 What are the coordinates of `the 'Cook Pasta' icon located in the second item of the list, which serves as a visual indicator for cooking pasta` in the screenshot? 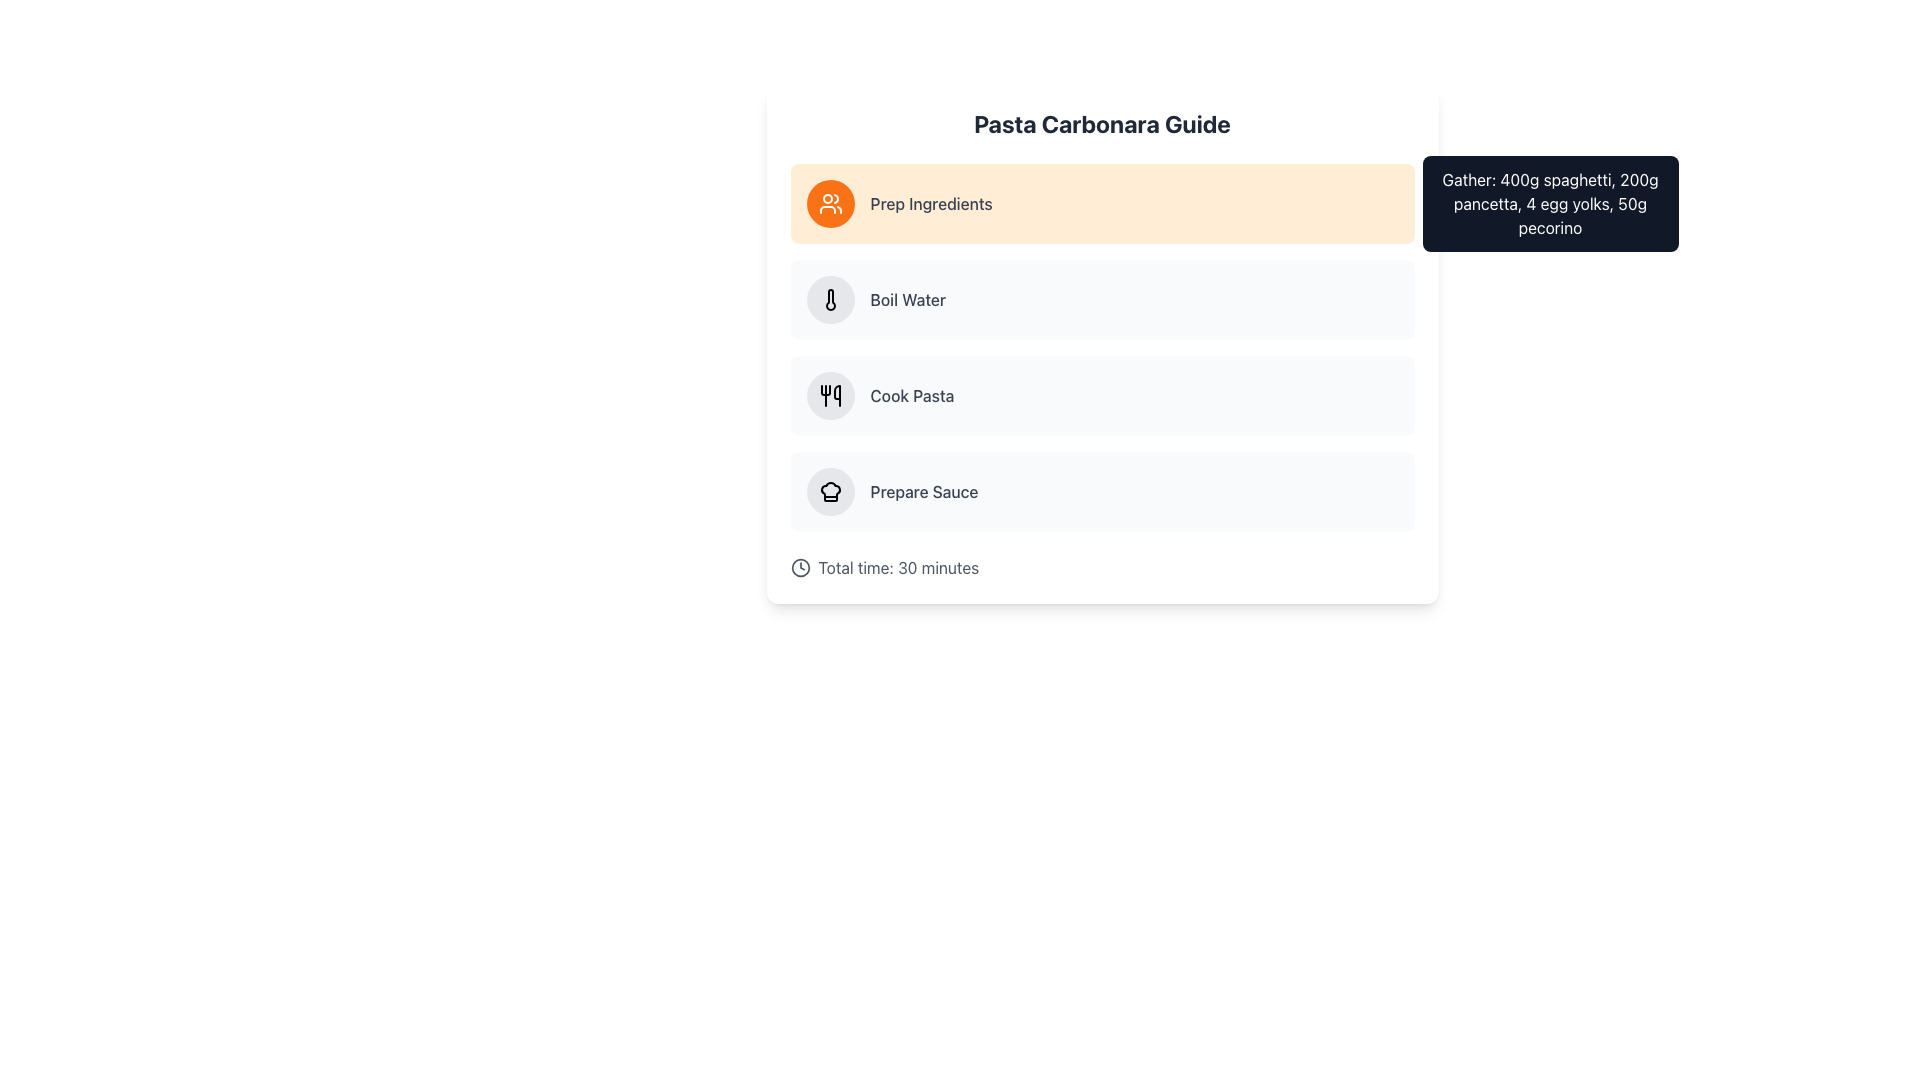 It's located at (830, 396).